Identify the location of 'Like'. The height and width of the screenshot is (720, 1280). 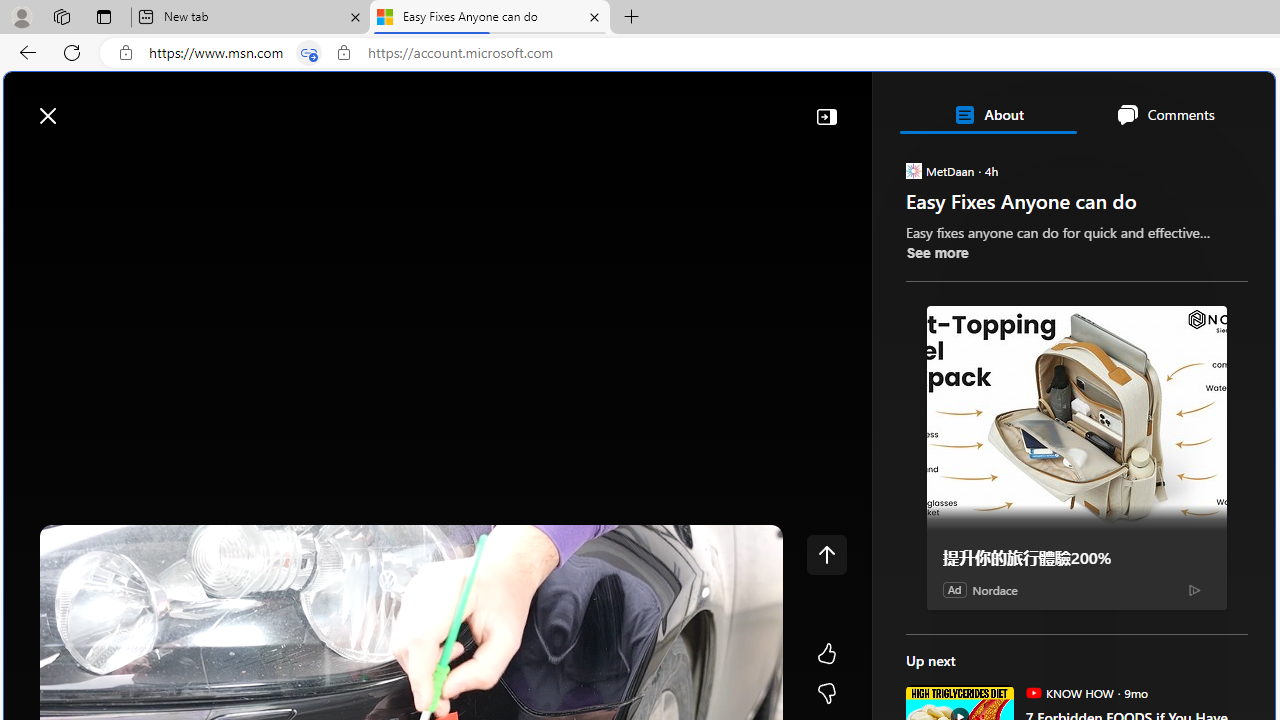
(826, 654).